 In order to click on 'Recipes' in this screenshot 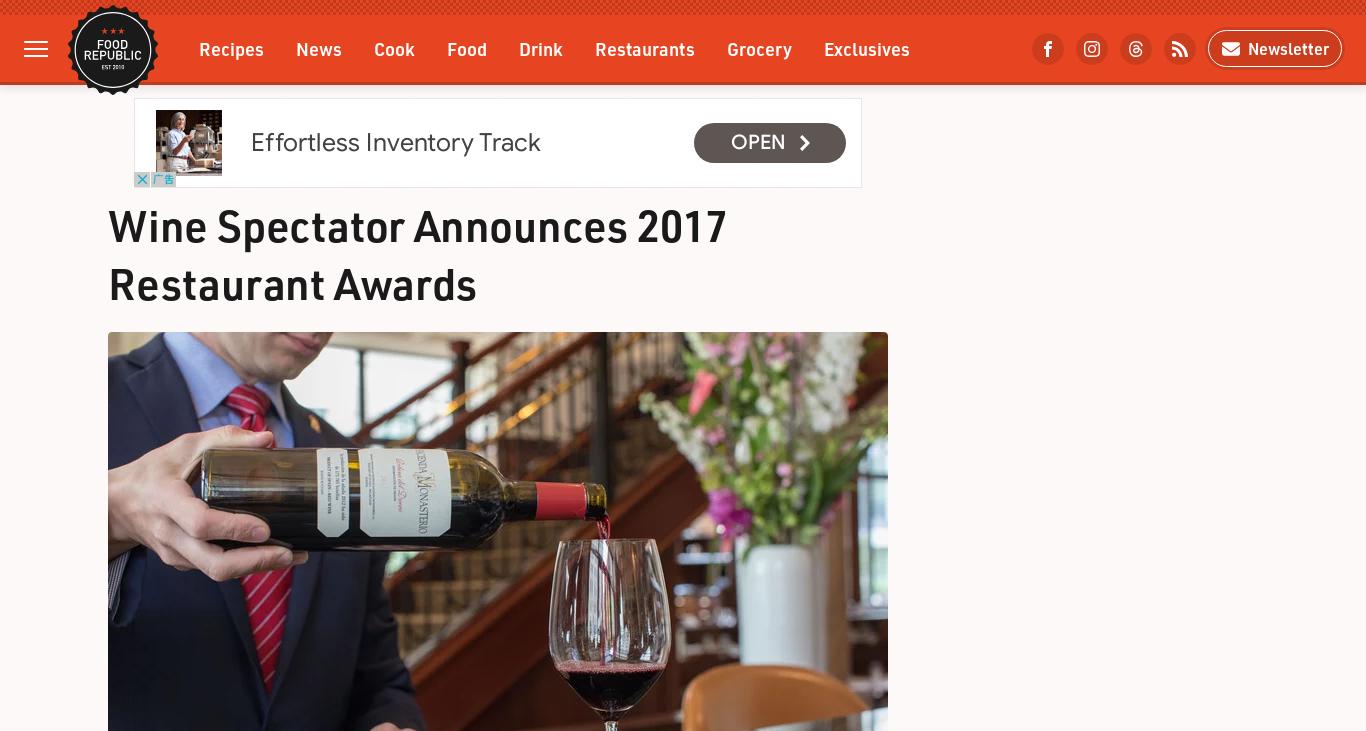, I will do `click(231, 47)`.